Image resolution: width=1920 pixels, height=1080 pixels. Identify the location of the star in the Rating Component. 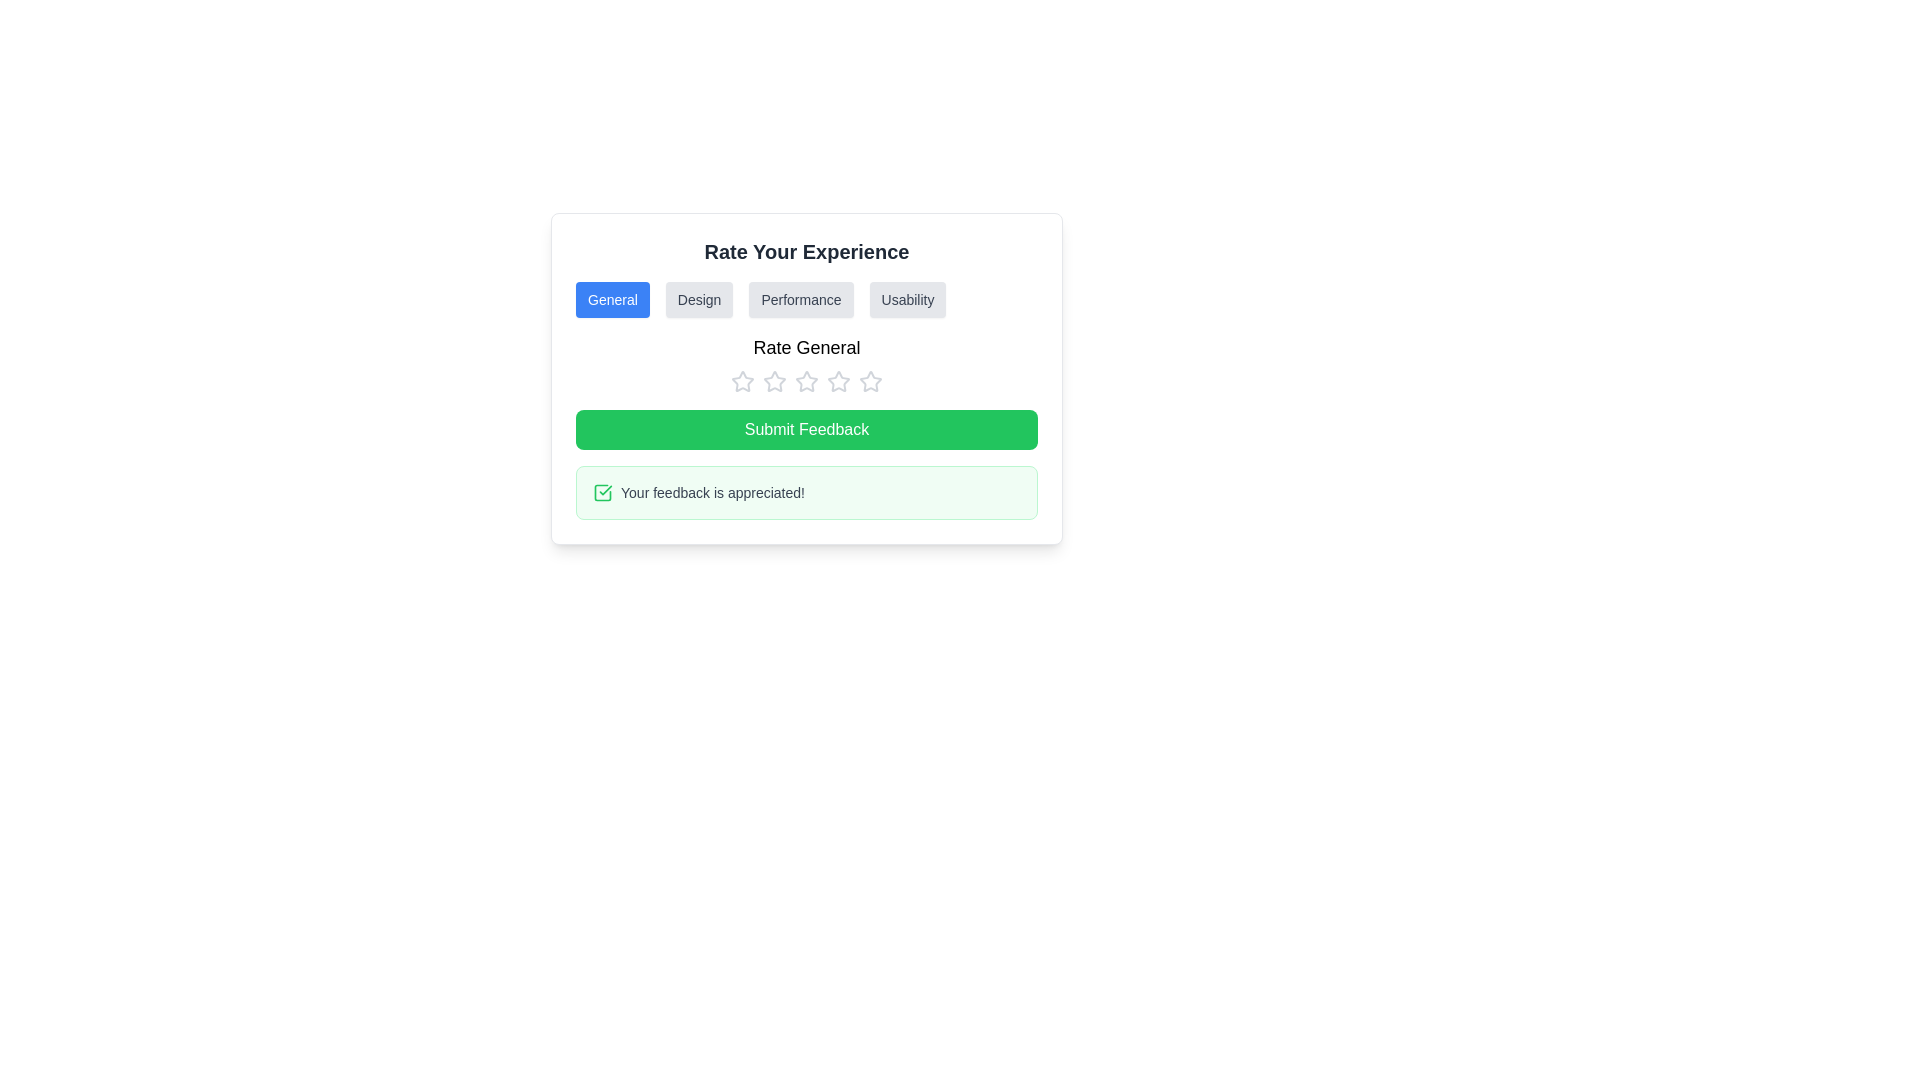
(806, 363).